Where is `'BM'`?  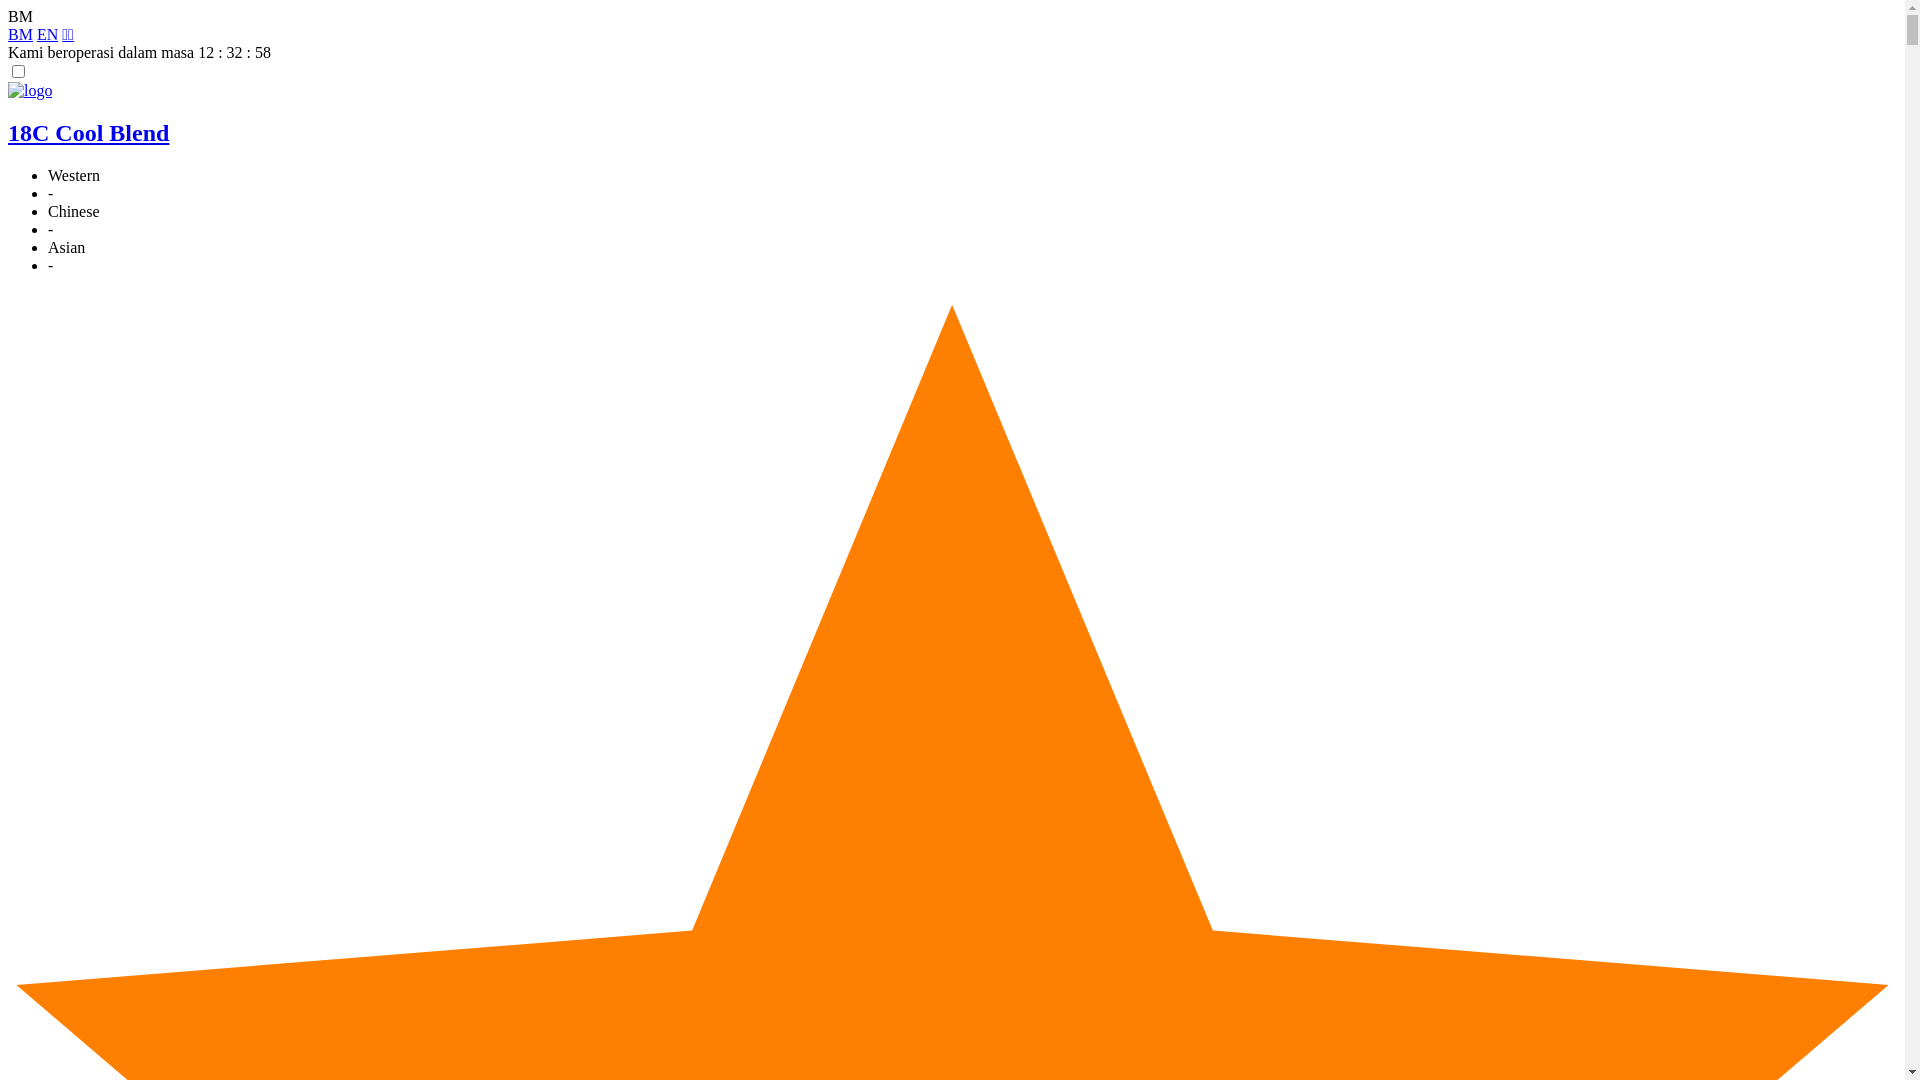
'BM' is located at coordinates (20, 16).